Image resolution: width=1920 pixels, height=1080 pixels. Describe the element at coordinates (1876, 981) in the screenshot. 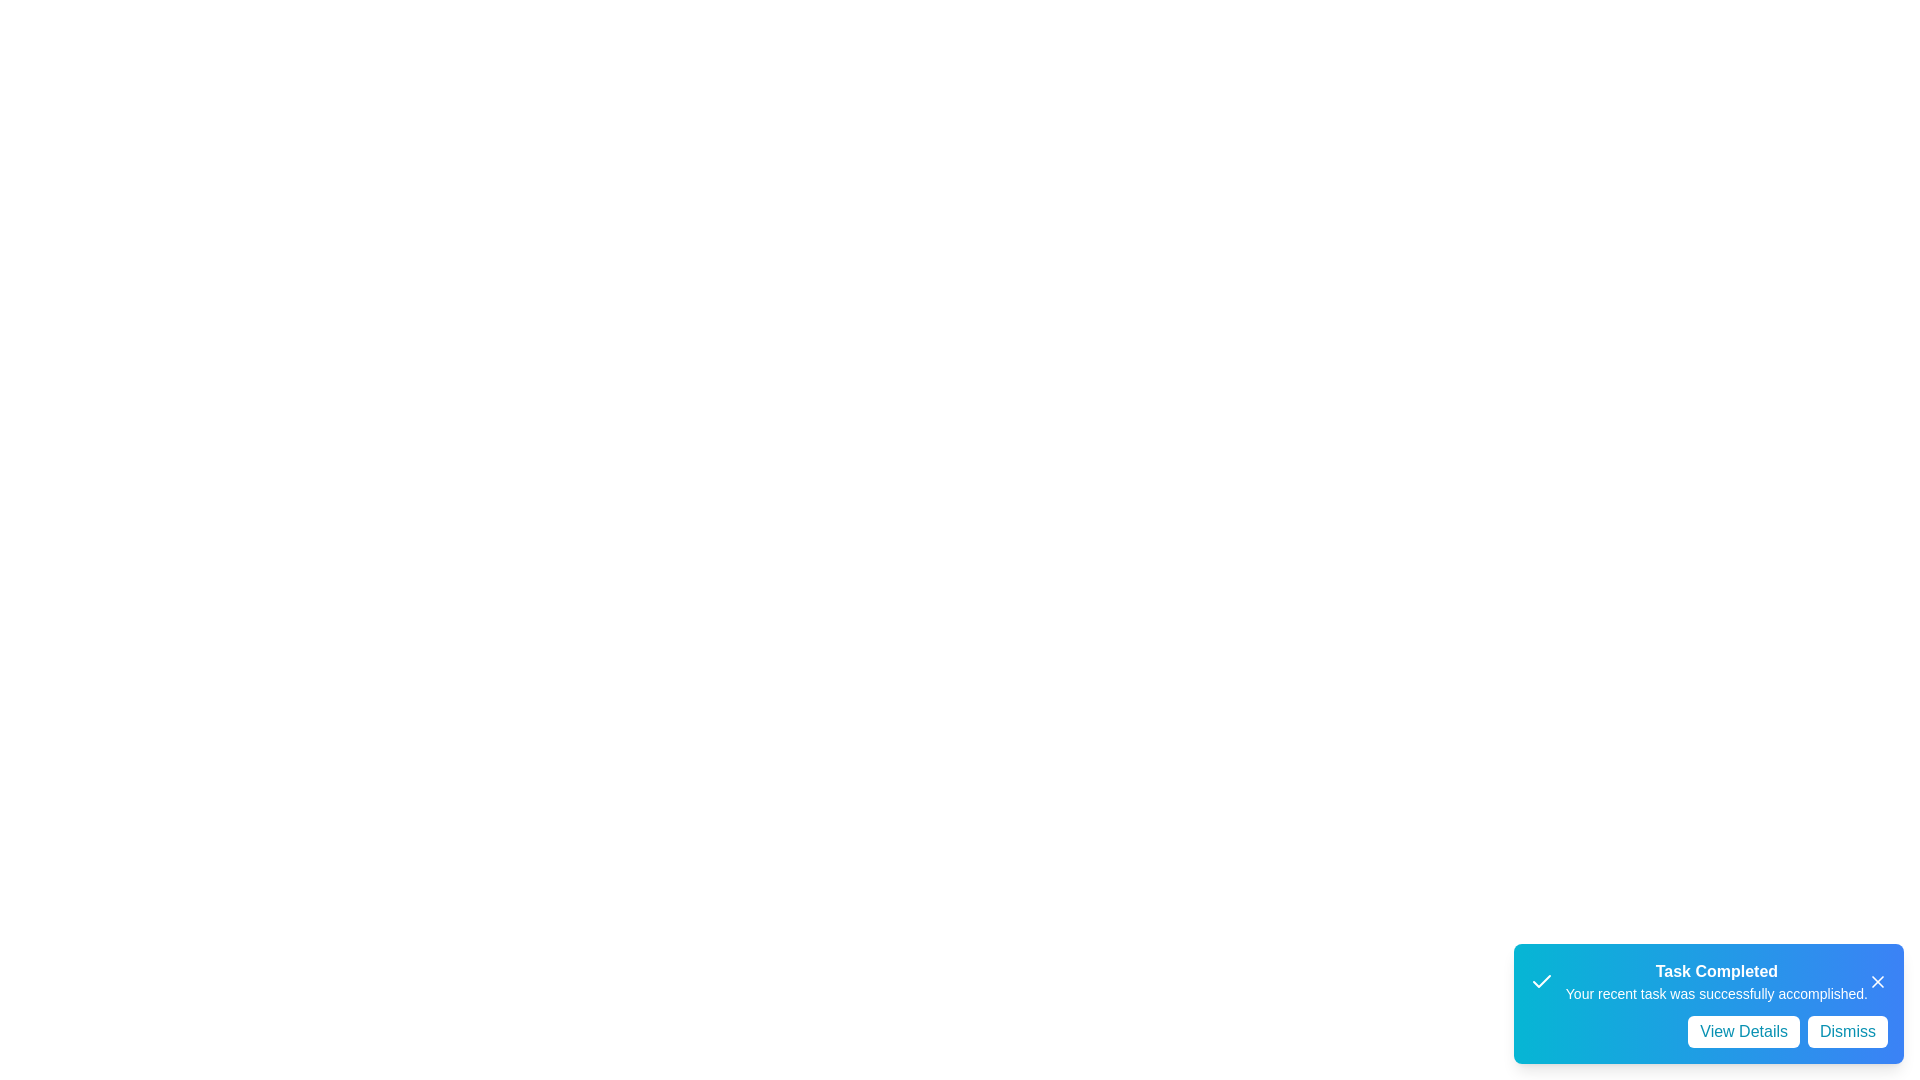

I see `the close button located at the top-right corner of the notification box titled 'Task Completed'` at that location.